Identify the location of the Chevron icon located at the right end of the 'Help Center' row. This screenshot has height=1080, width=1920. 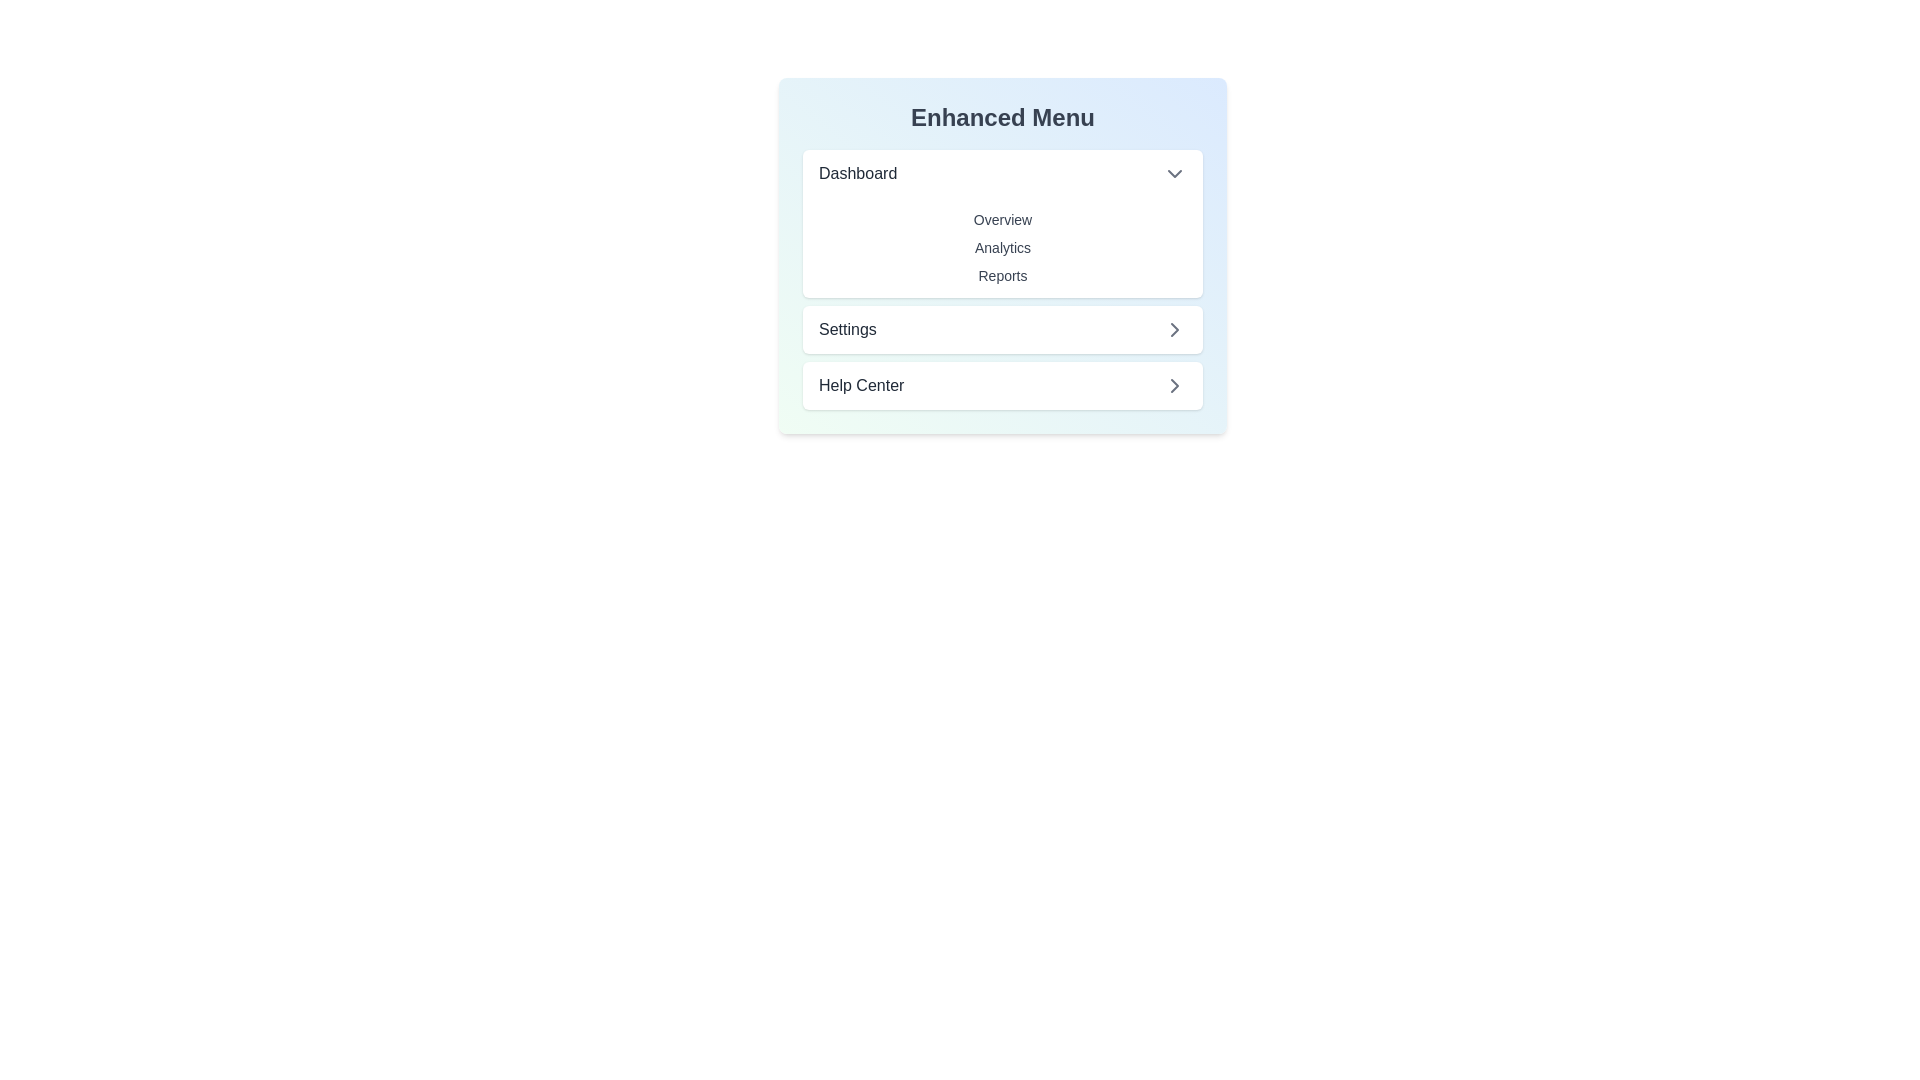
(1175, 385).